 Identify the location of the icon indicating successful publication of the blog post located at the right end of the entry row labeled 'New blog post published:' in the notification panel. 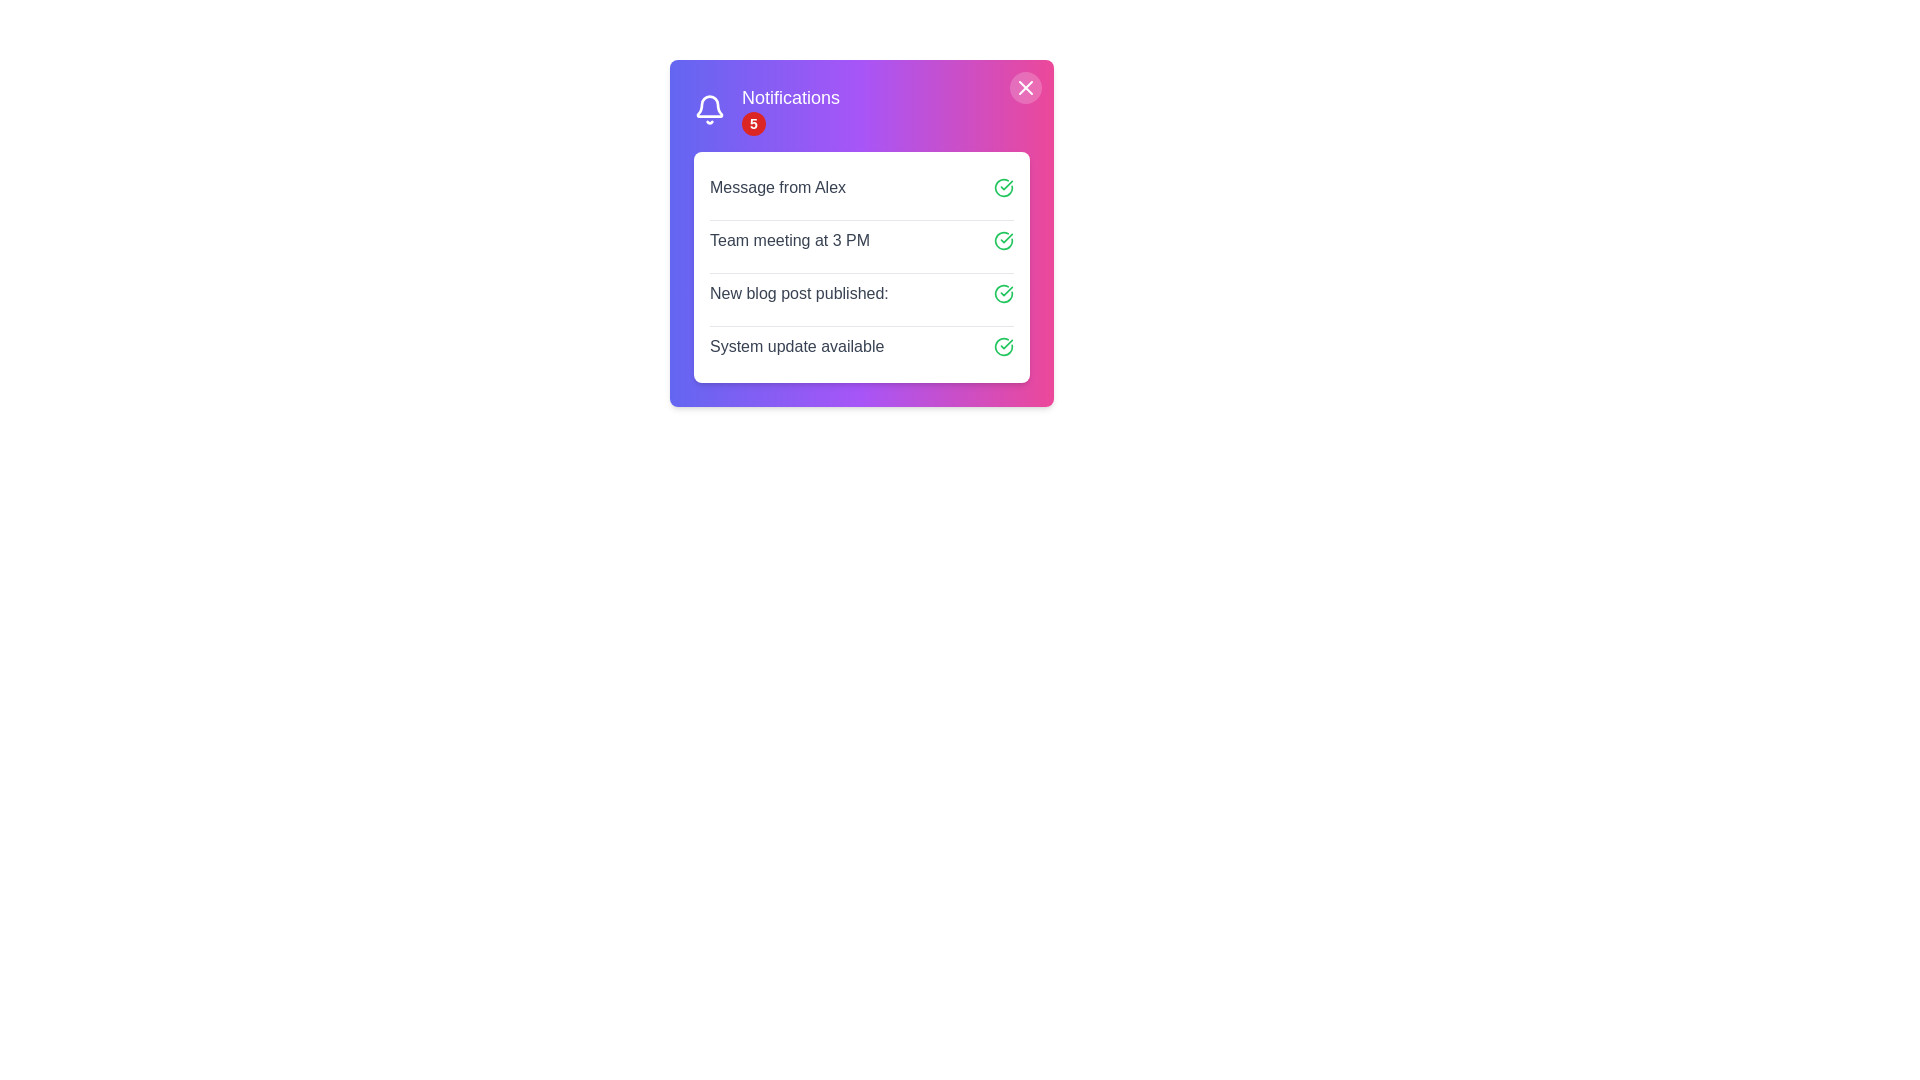
(1003, 293).